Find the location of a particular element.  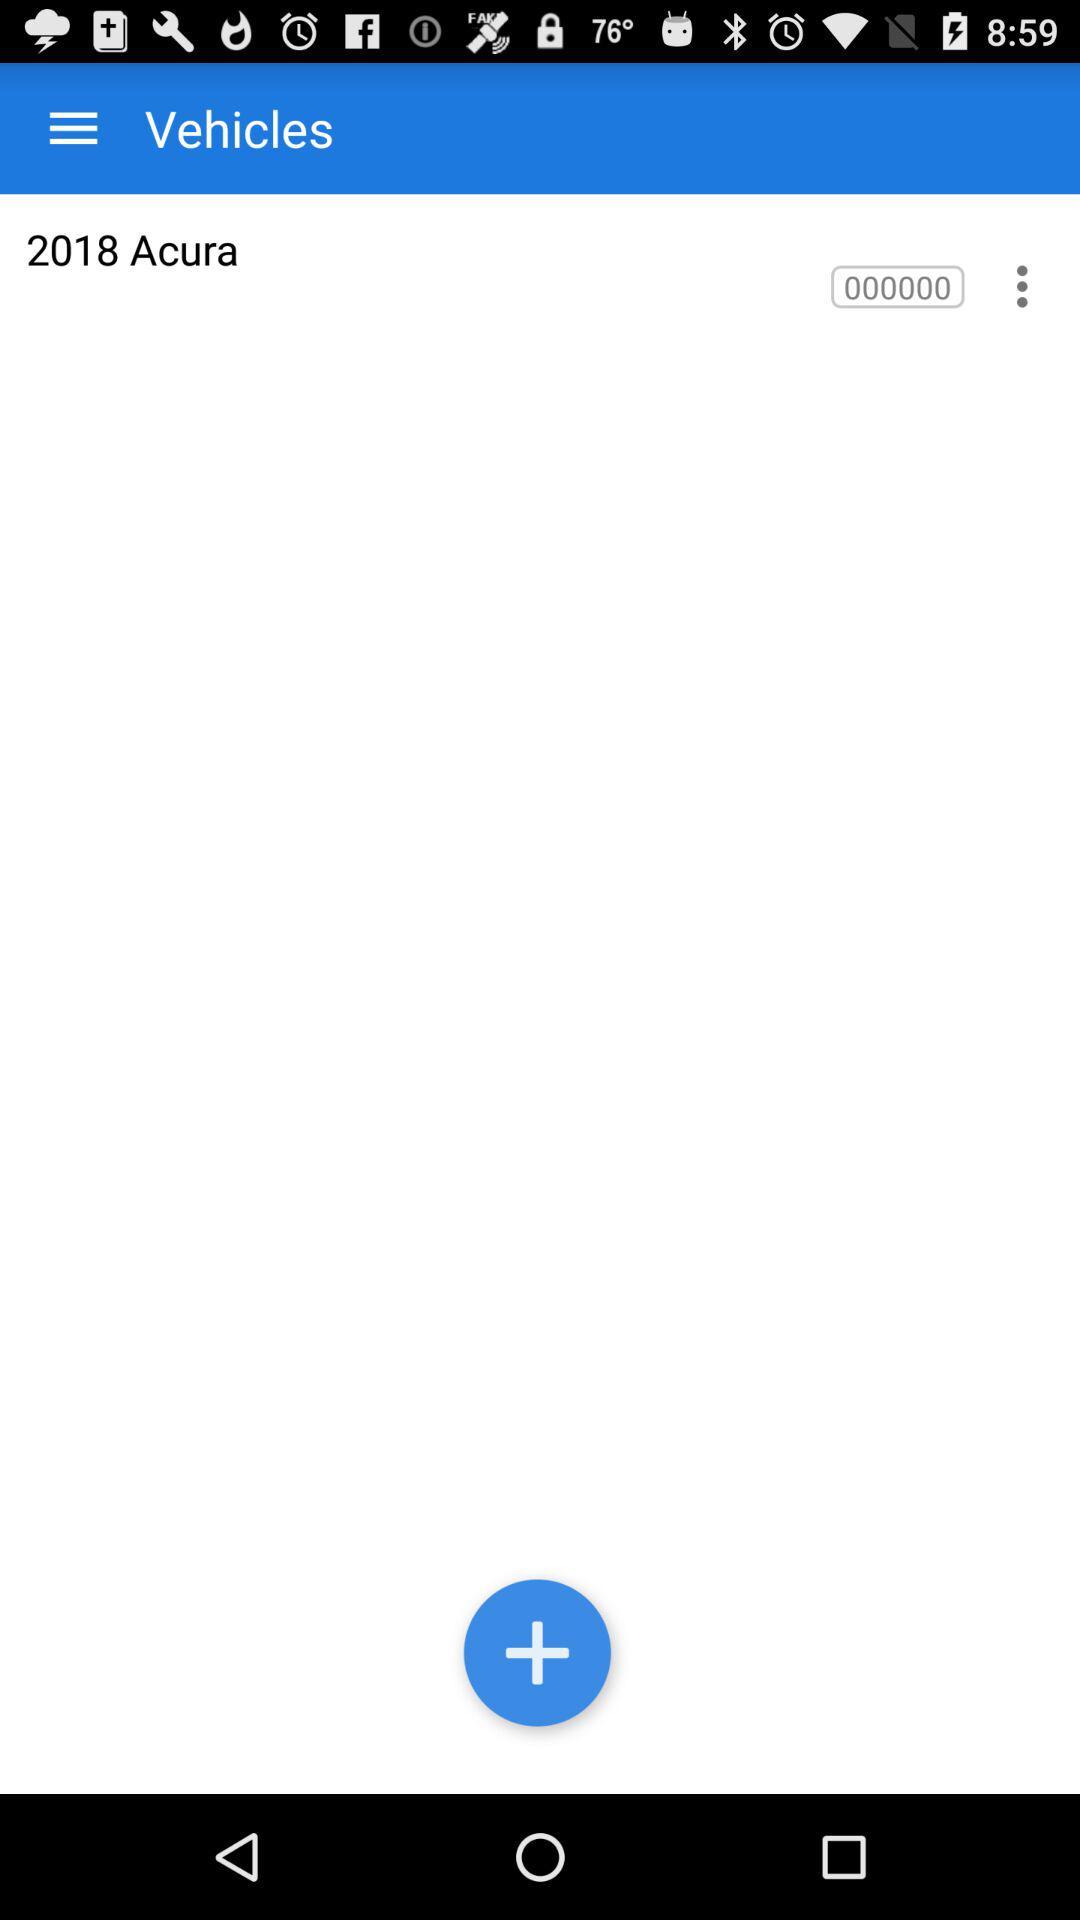

vehicle to list is located at coordinates (540, 1657).